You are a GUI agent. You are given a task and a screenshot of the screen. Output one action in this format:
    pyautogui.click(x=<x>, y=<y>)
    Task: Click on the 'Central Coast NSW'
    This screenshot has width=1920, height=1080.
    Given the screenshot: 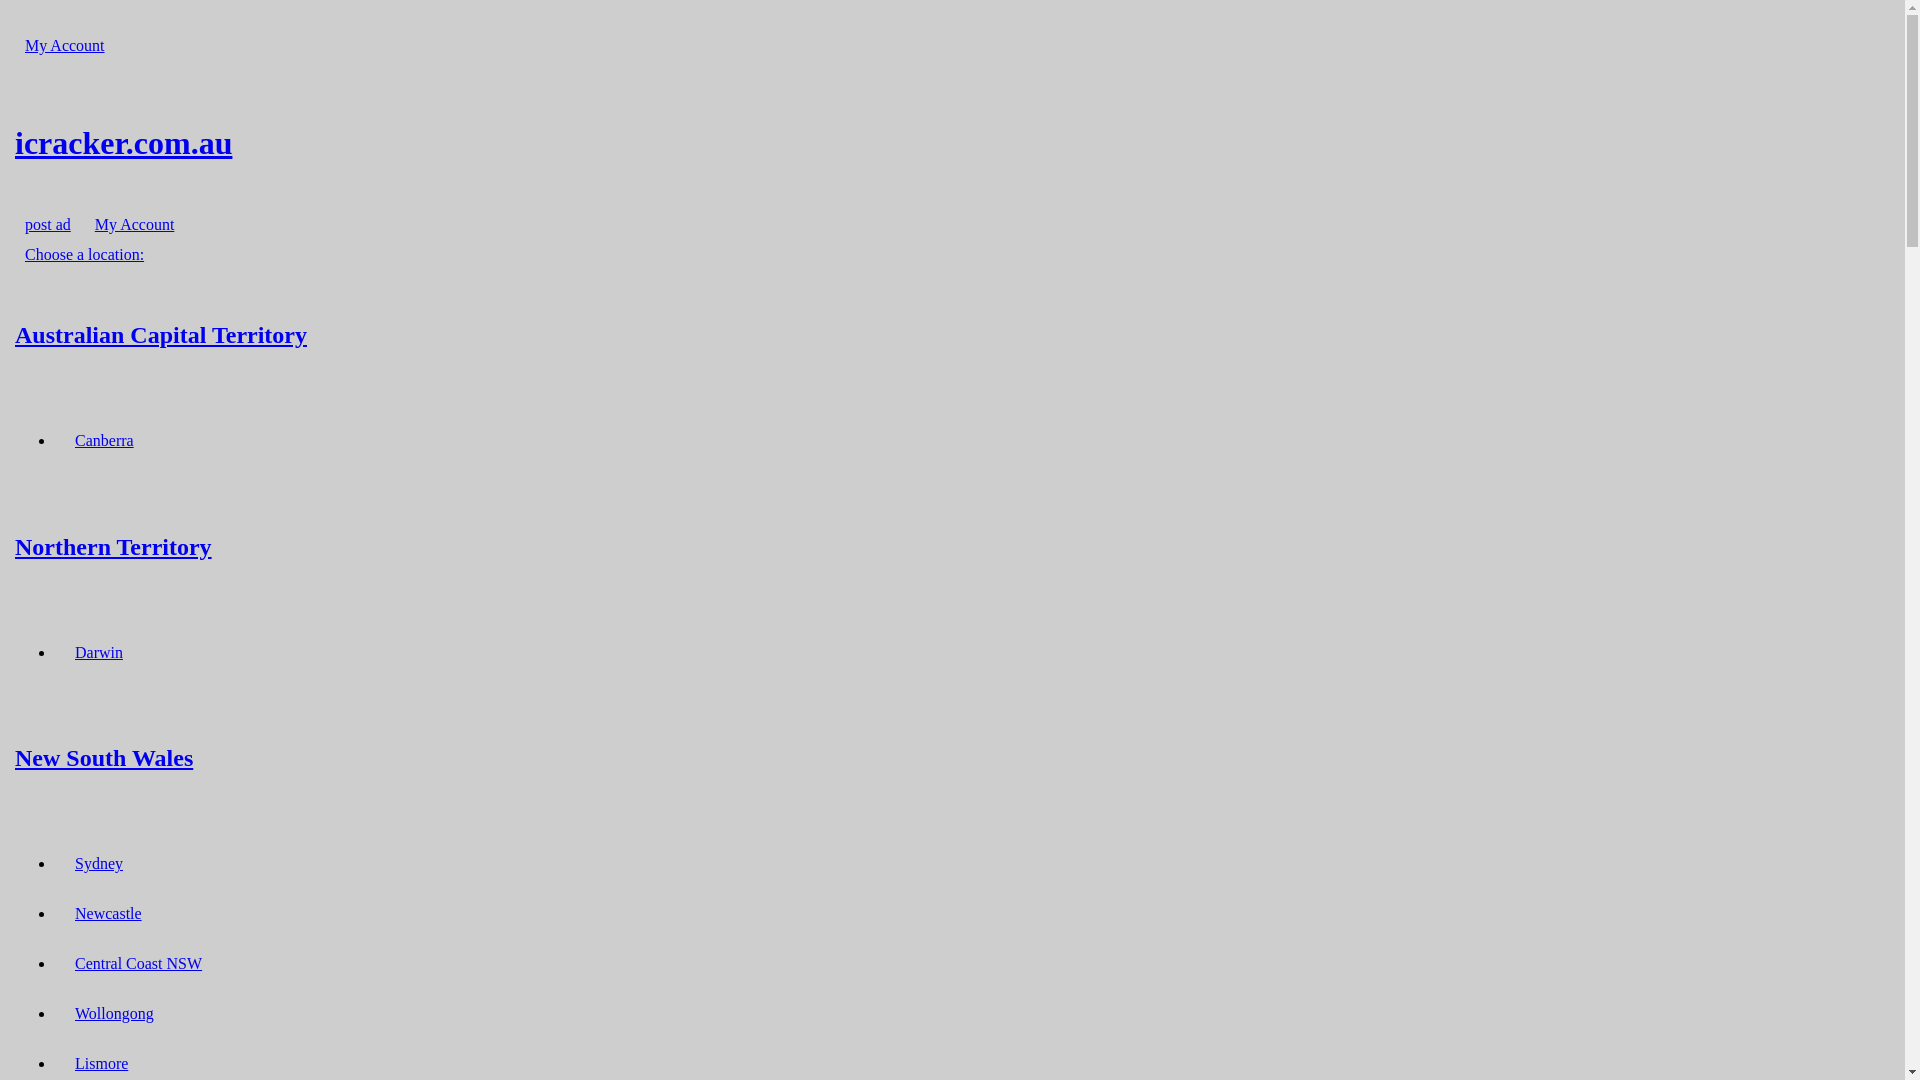 What is the action you would take?
    pyautogui.click(x=137, y=962)
    